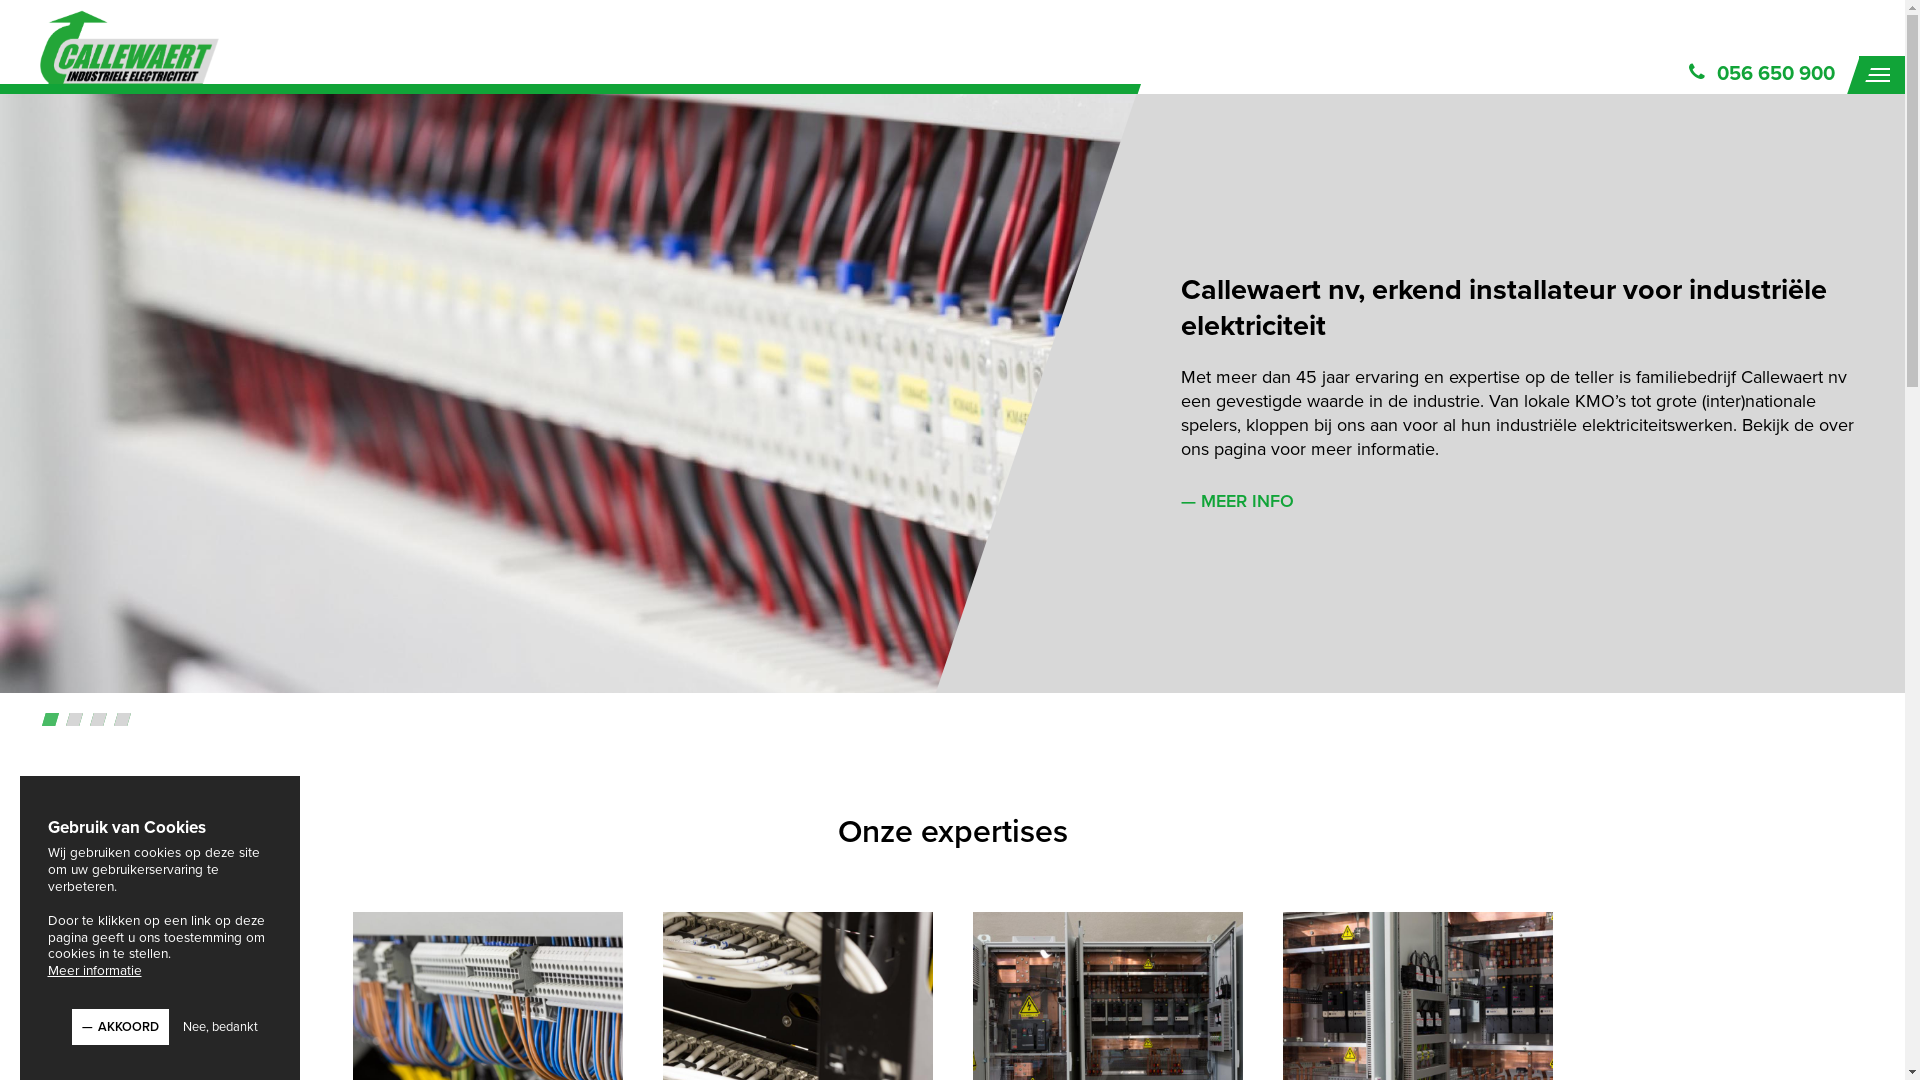 The height and width of the screenshot is (1080, 1920). I want to click on 'Toggle navigation', so click(1880, 73).